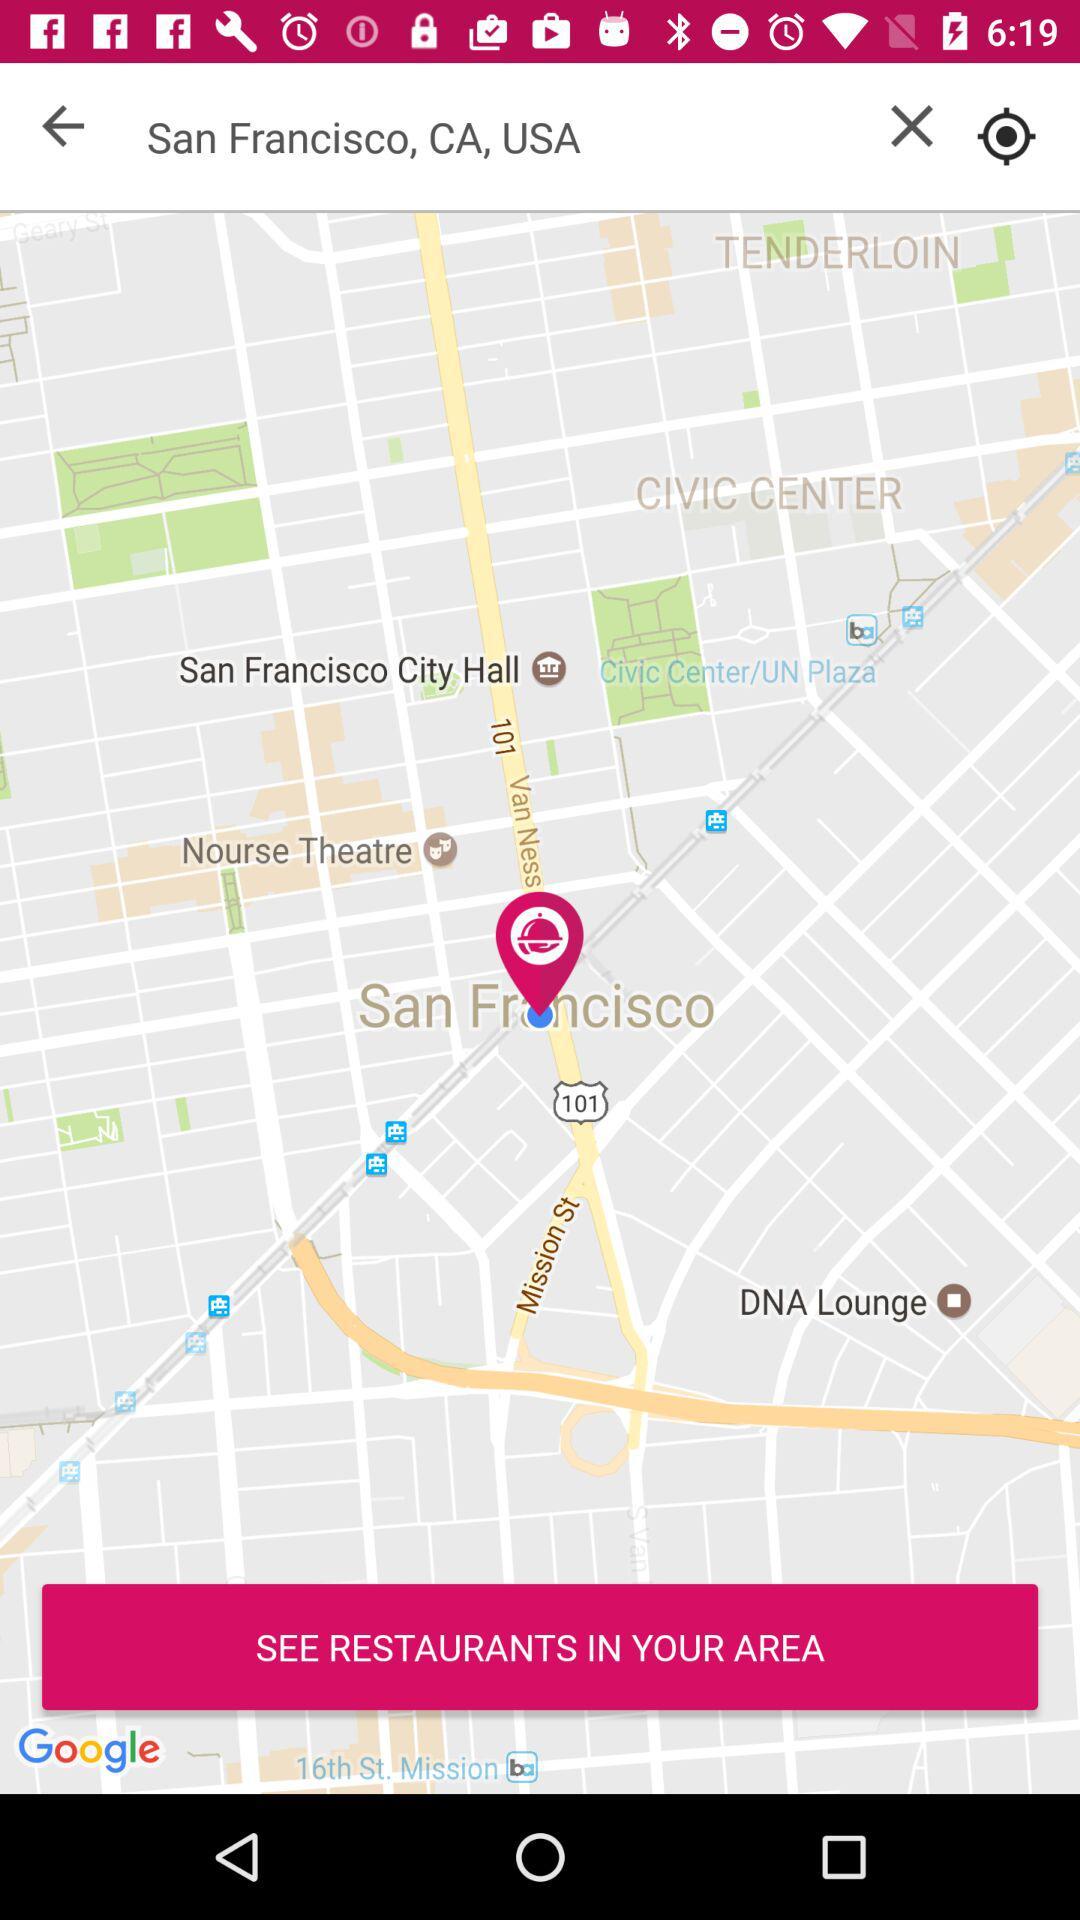 The image size is (1080, 1920). I want to click on mark map, so click(1006, 135).